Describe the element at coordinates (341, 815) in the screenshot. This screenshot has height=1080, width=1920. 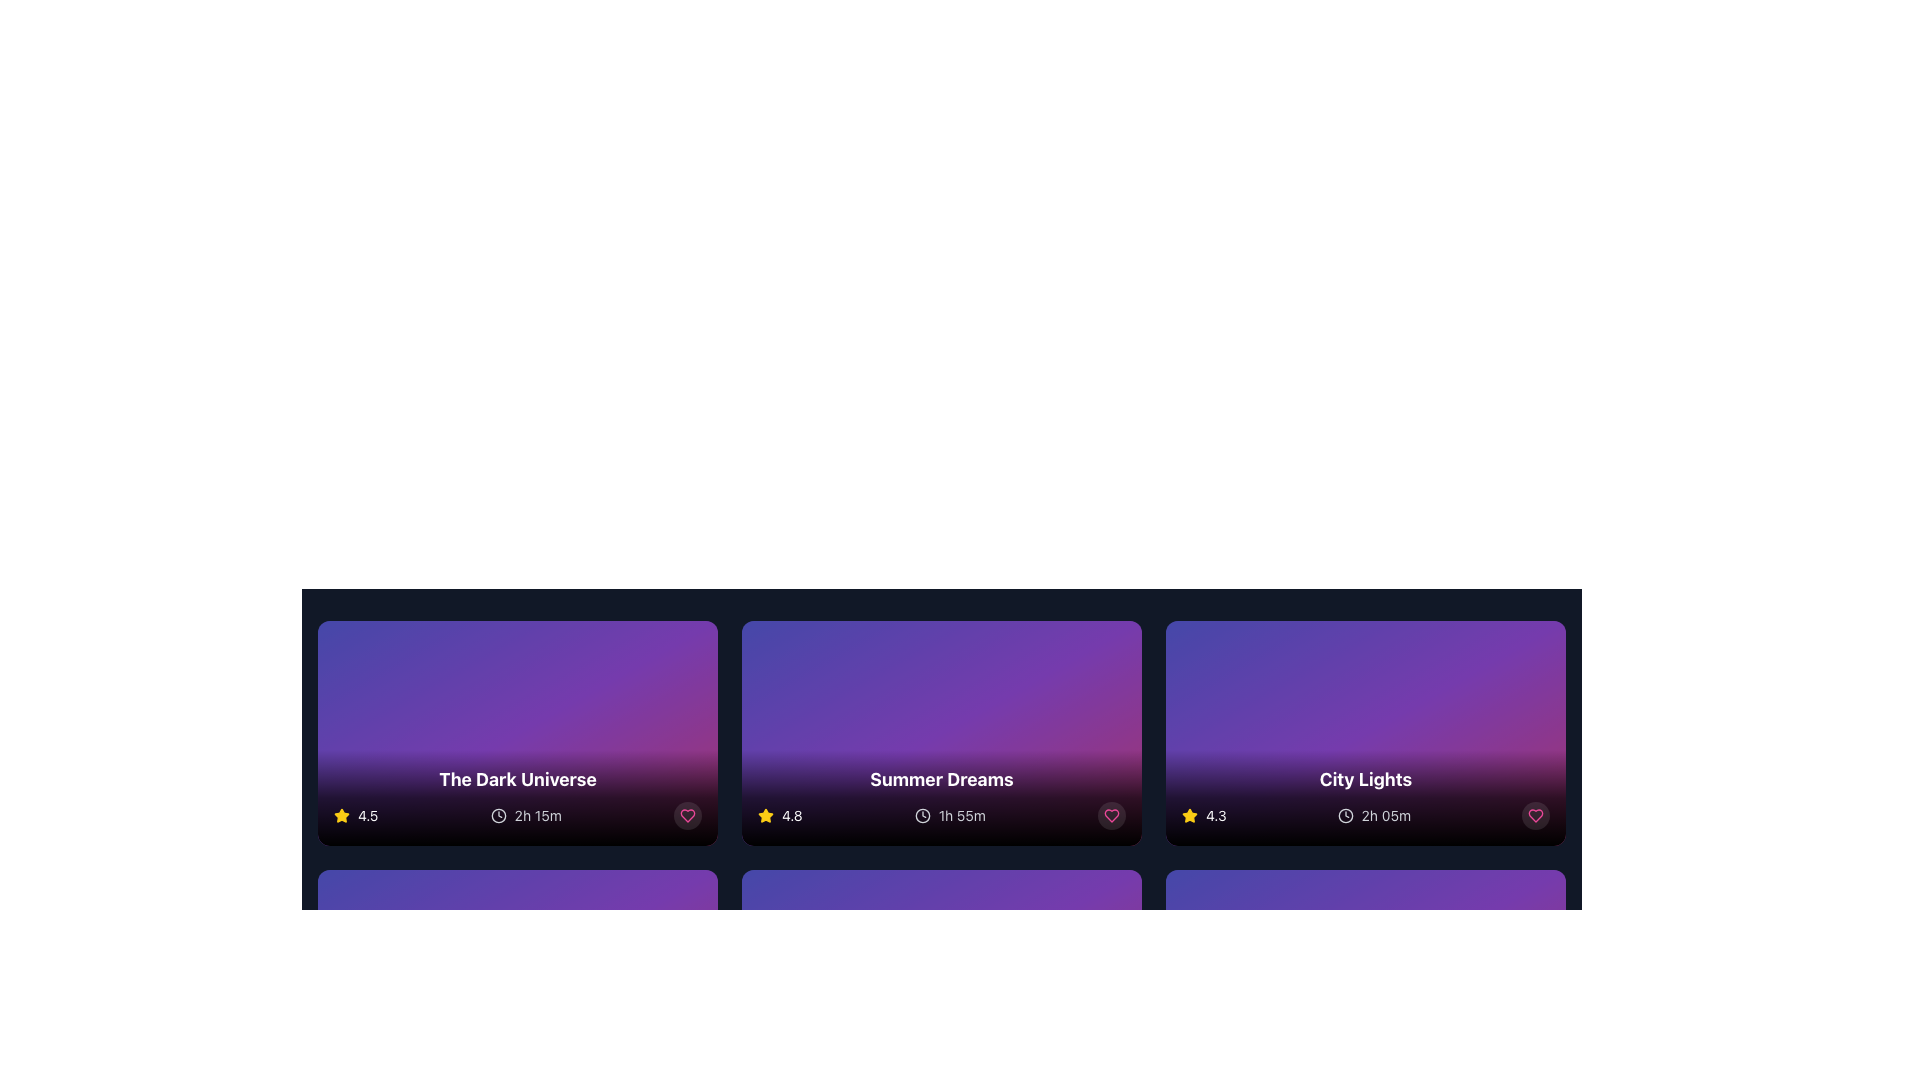
I see `the yellow star icon used for rating representation located to the left of the rating score '4.5' in the bottom information bar of 'The Dark Universe' media card` at that location.